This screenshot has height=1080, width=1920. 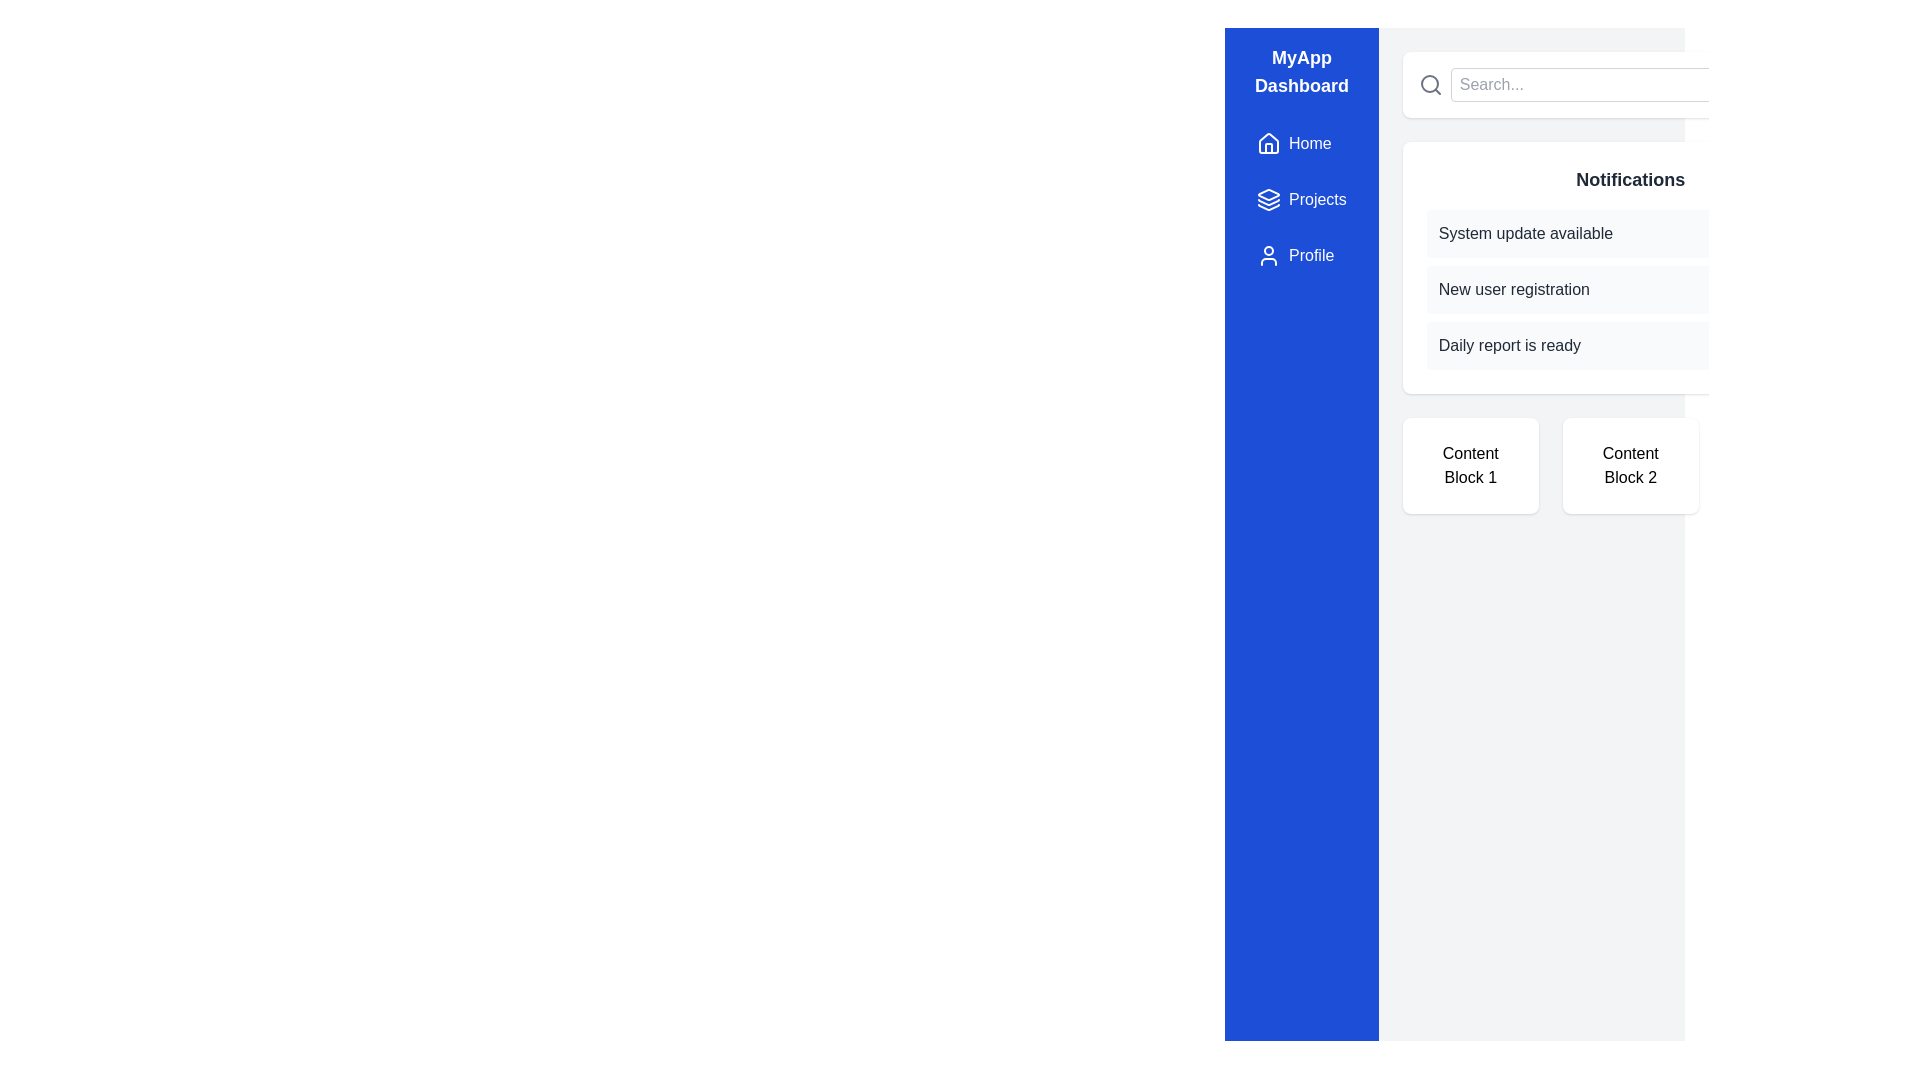 I want to click on the search trigger icon button located in the top-right corner beside the search input field to initiate a search action, so click(x=1429, y=83).